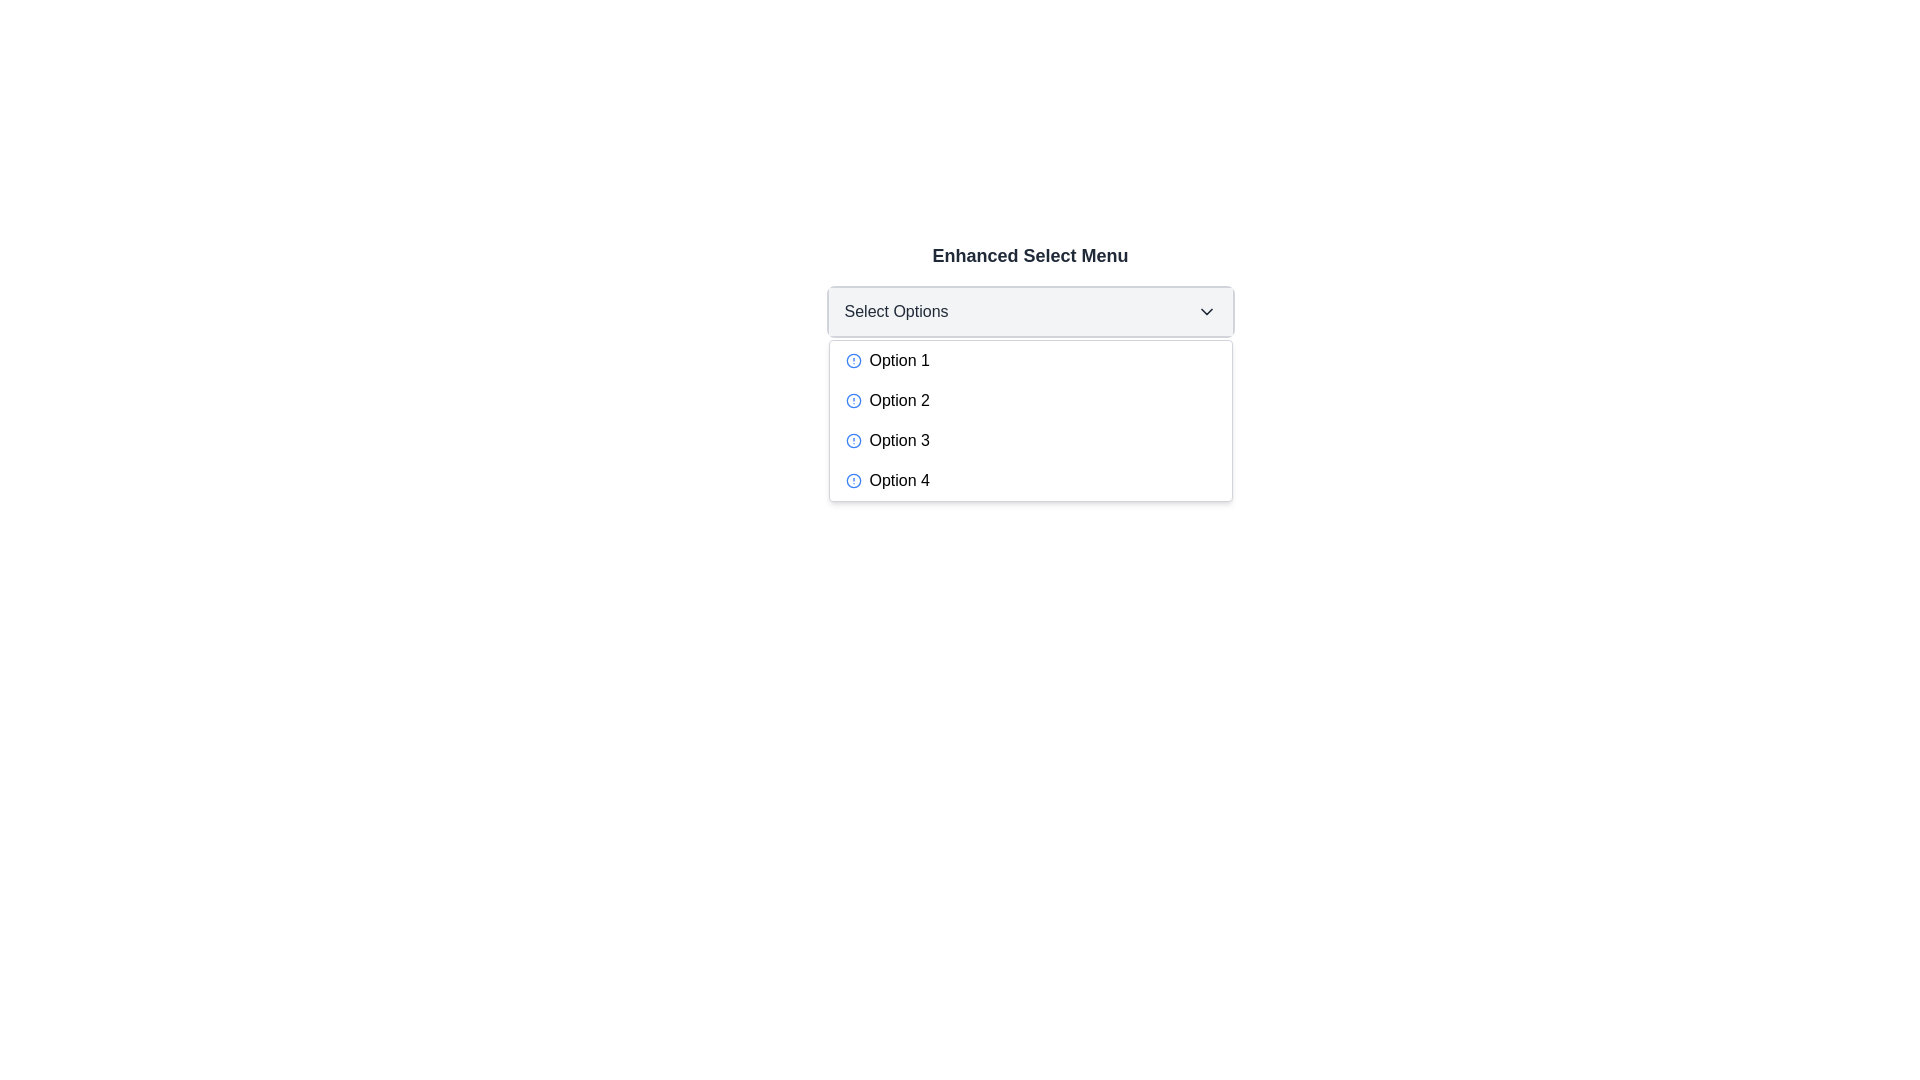  I want to click on the second item in the dropdown menu that is positioned between 'Option 1' and 'Option 3', so click(1030, 401).